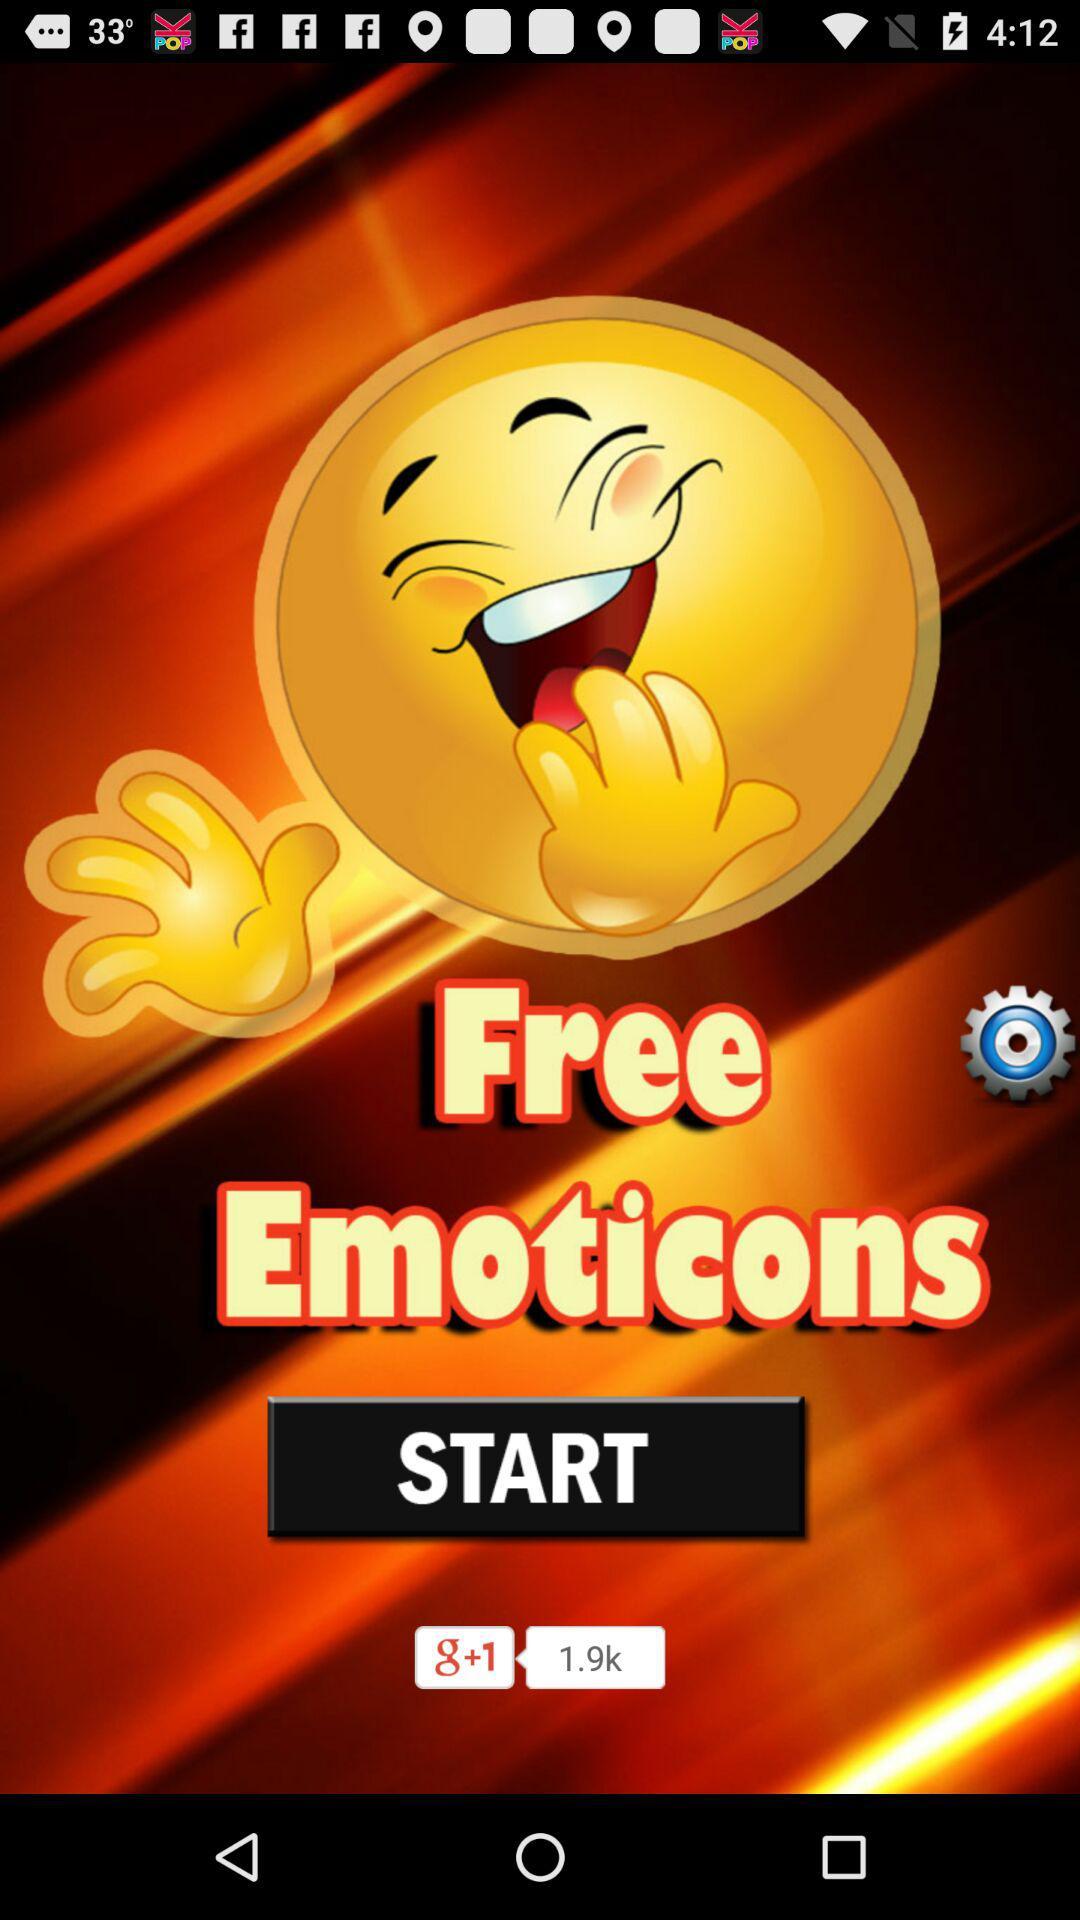 The width and height of the screenshot is (1080, 1920). I want to click on displeiy, so click(1017, 1043).